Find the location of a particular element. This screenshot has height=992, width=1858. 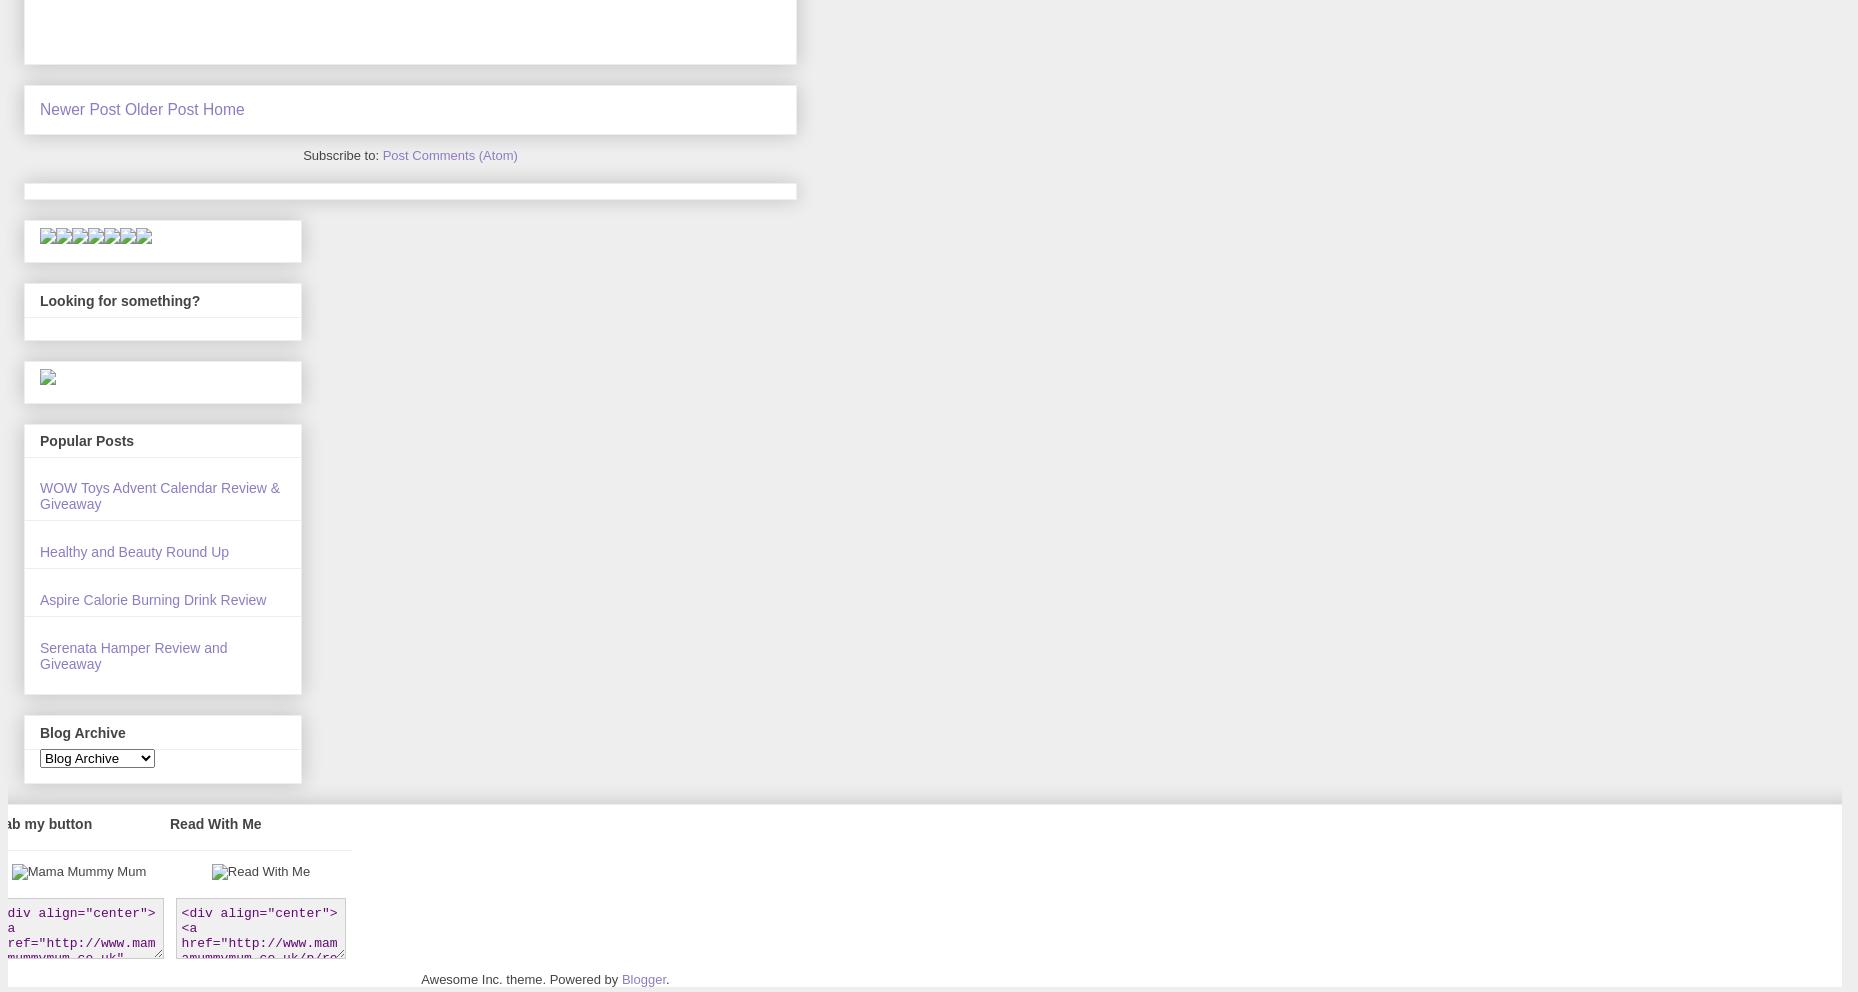

'Aspire Calorie Burning Drink Review' is located at coordinates (38, 598).